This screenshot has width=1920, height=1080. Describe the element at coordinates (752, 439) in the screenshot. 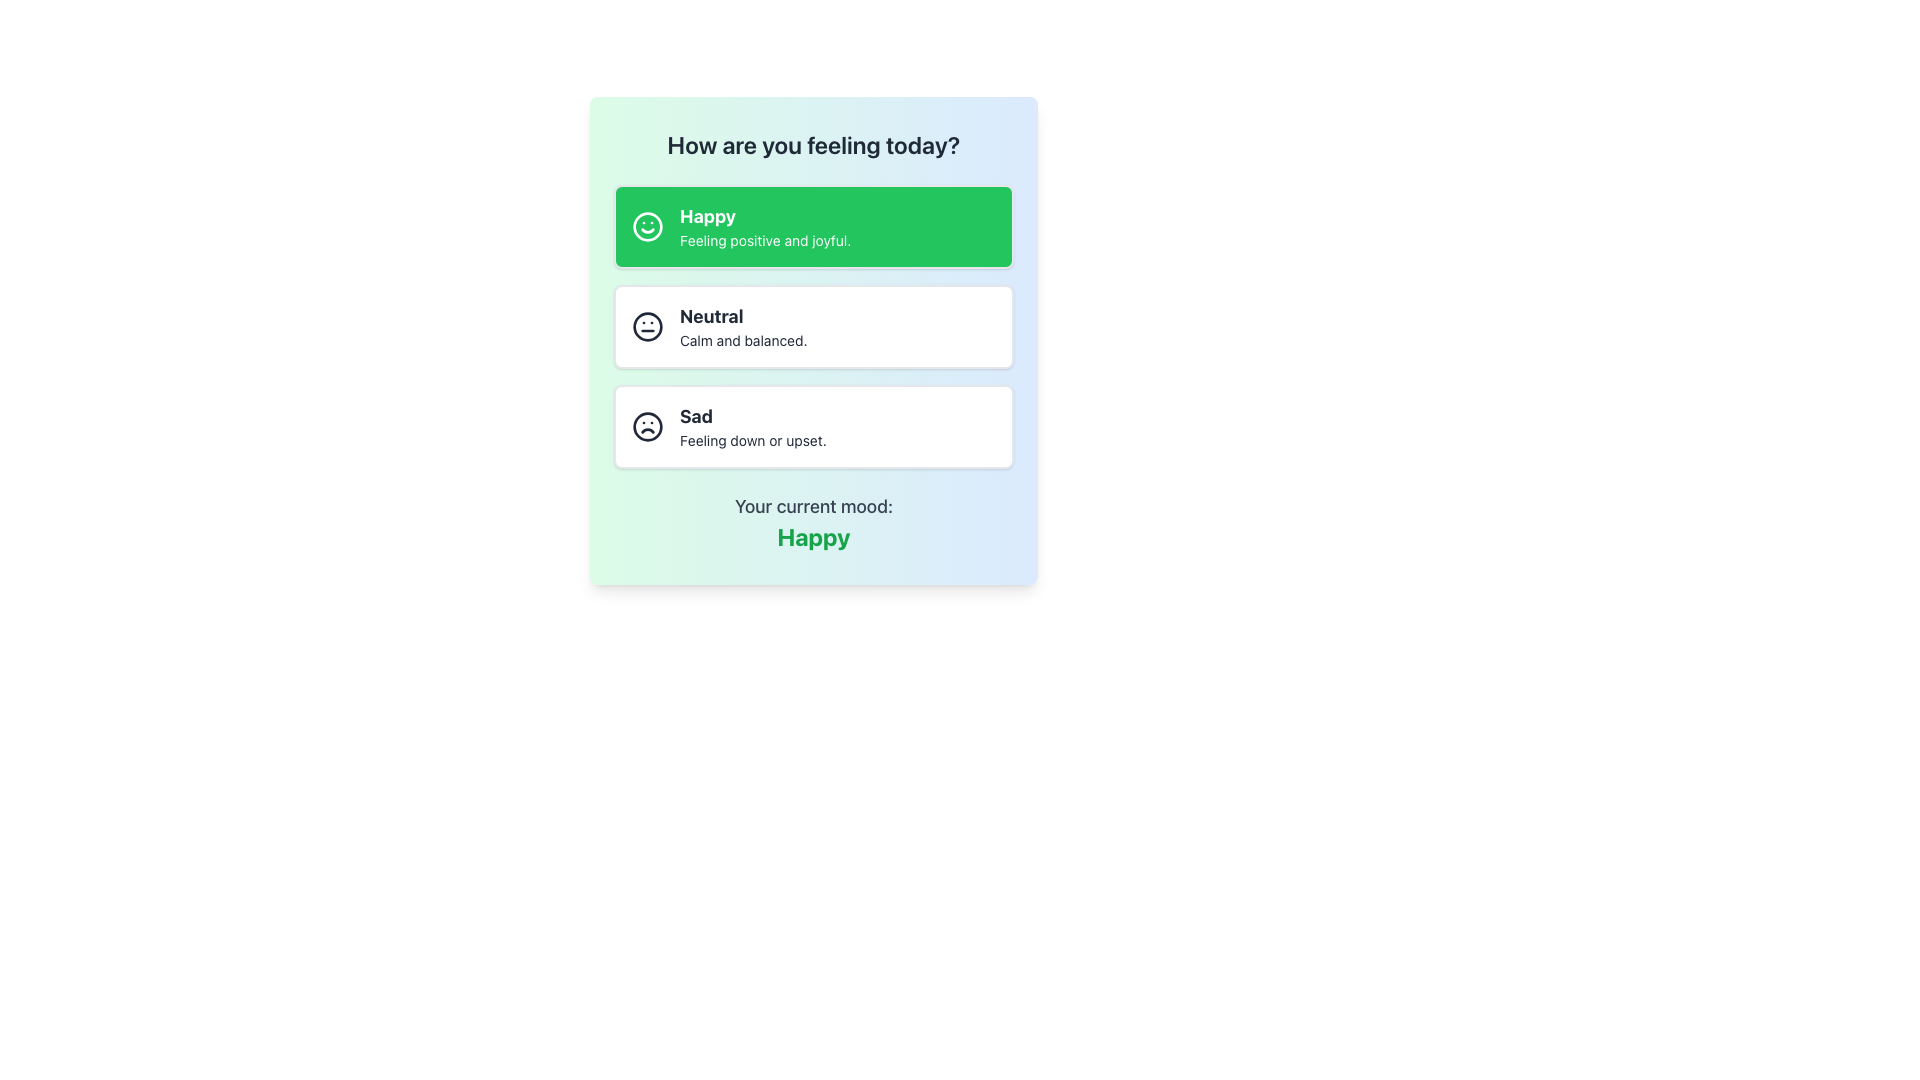

I see `the text label reading 'Feeling down or upset.' located under the 'Sad' header in the Sad mood card` at that location.